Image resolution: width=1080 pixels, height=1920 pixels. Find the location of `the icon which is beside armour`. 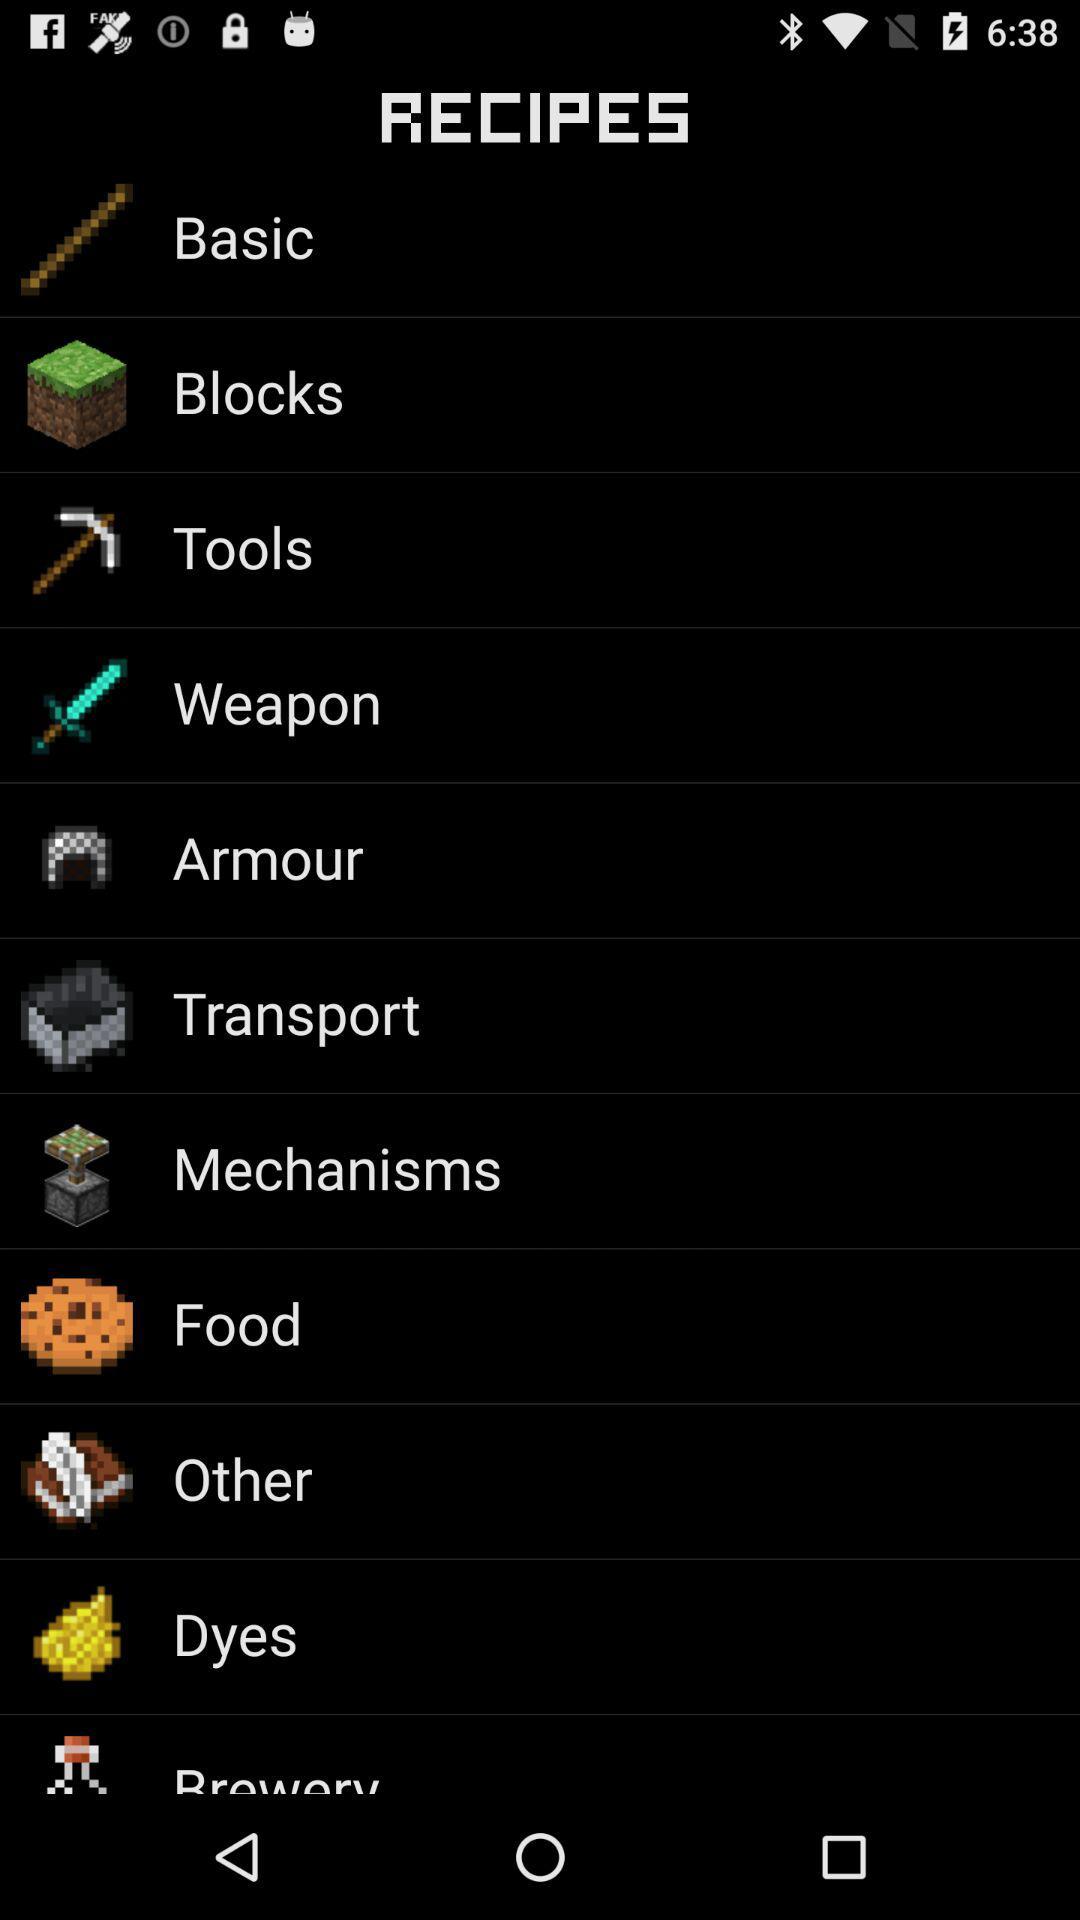

the icon which is beside armour is located at coordinates (76, 860).